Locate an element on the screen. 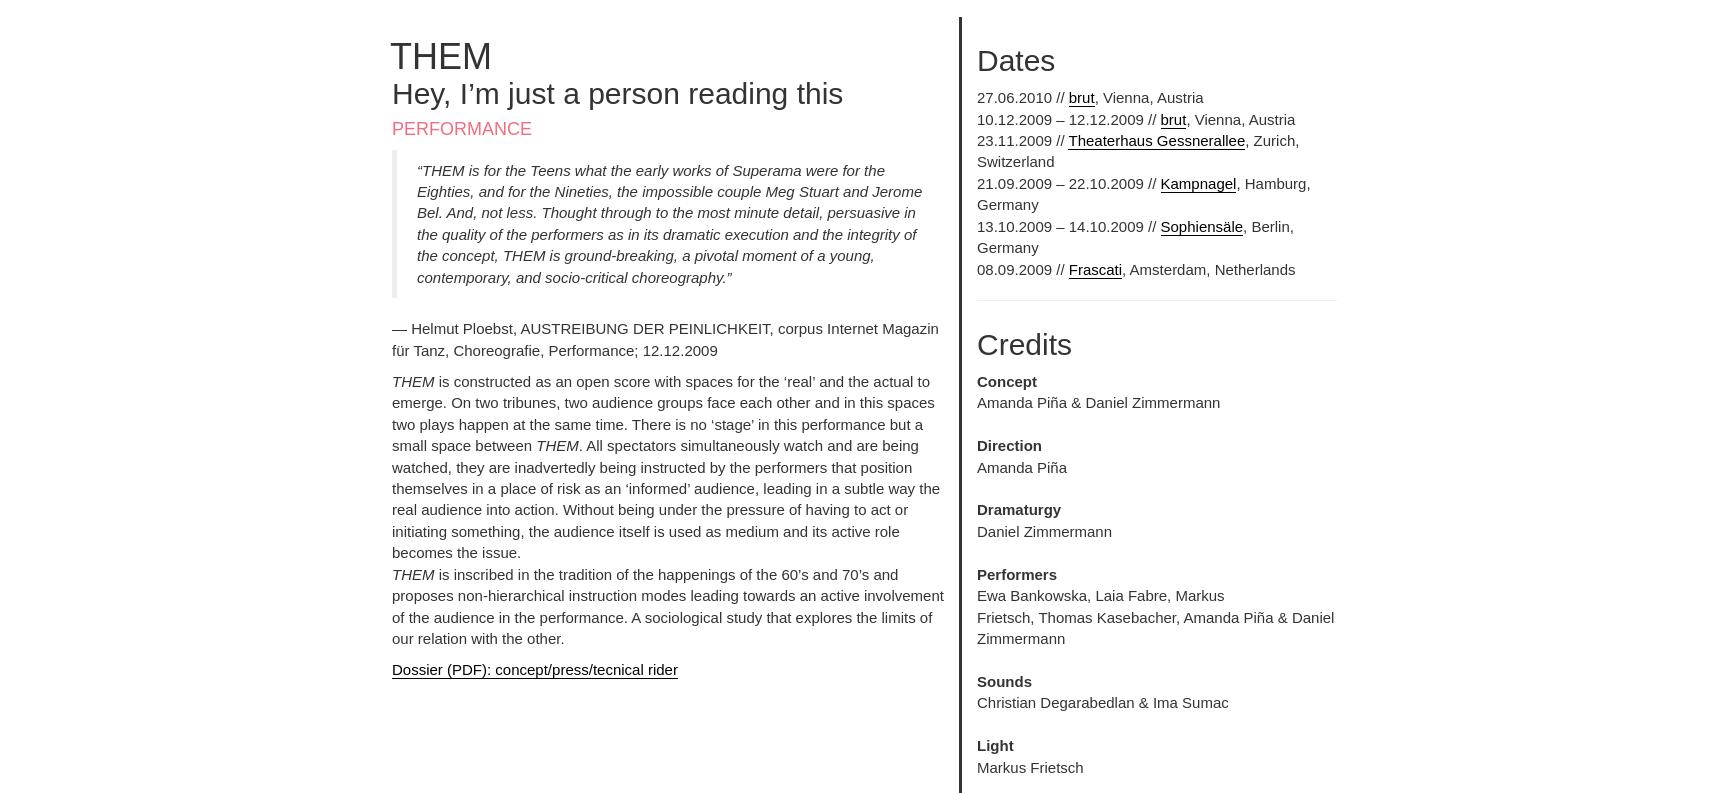 The height and width of the screenshot is (793, 1729). 'Sounds' is located at coordinates (1004, 680).